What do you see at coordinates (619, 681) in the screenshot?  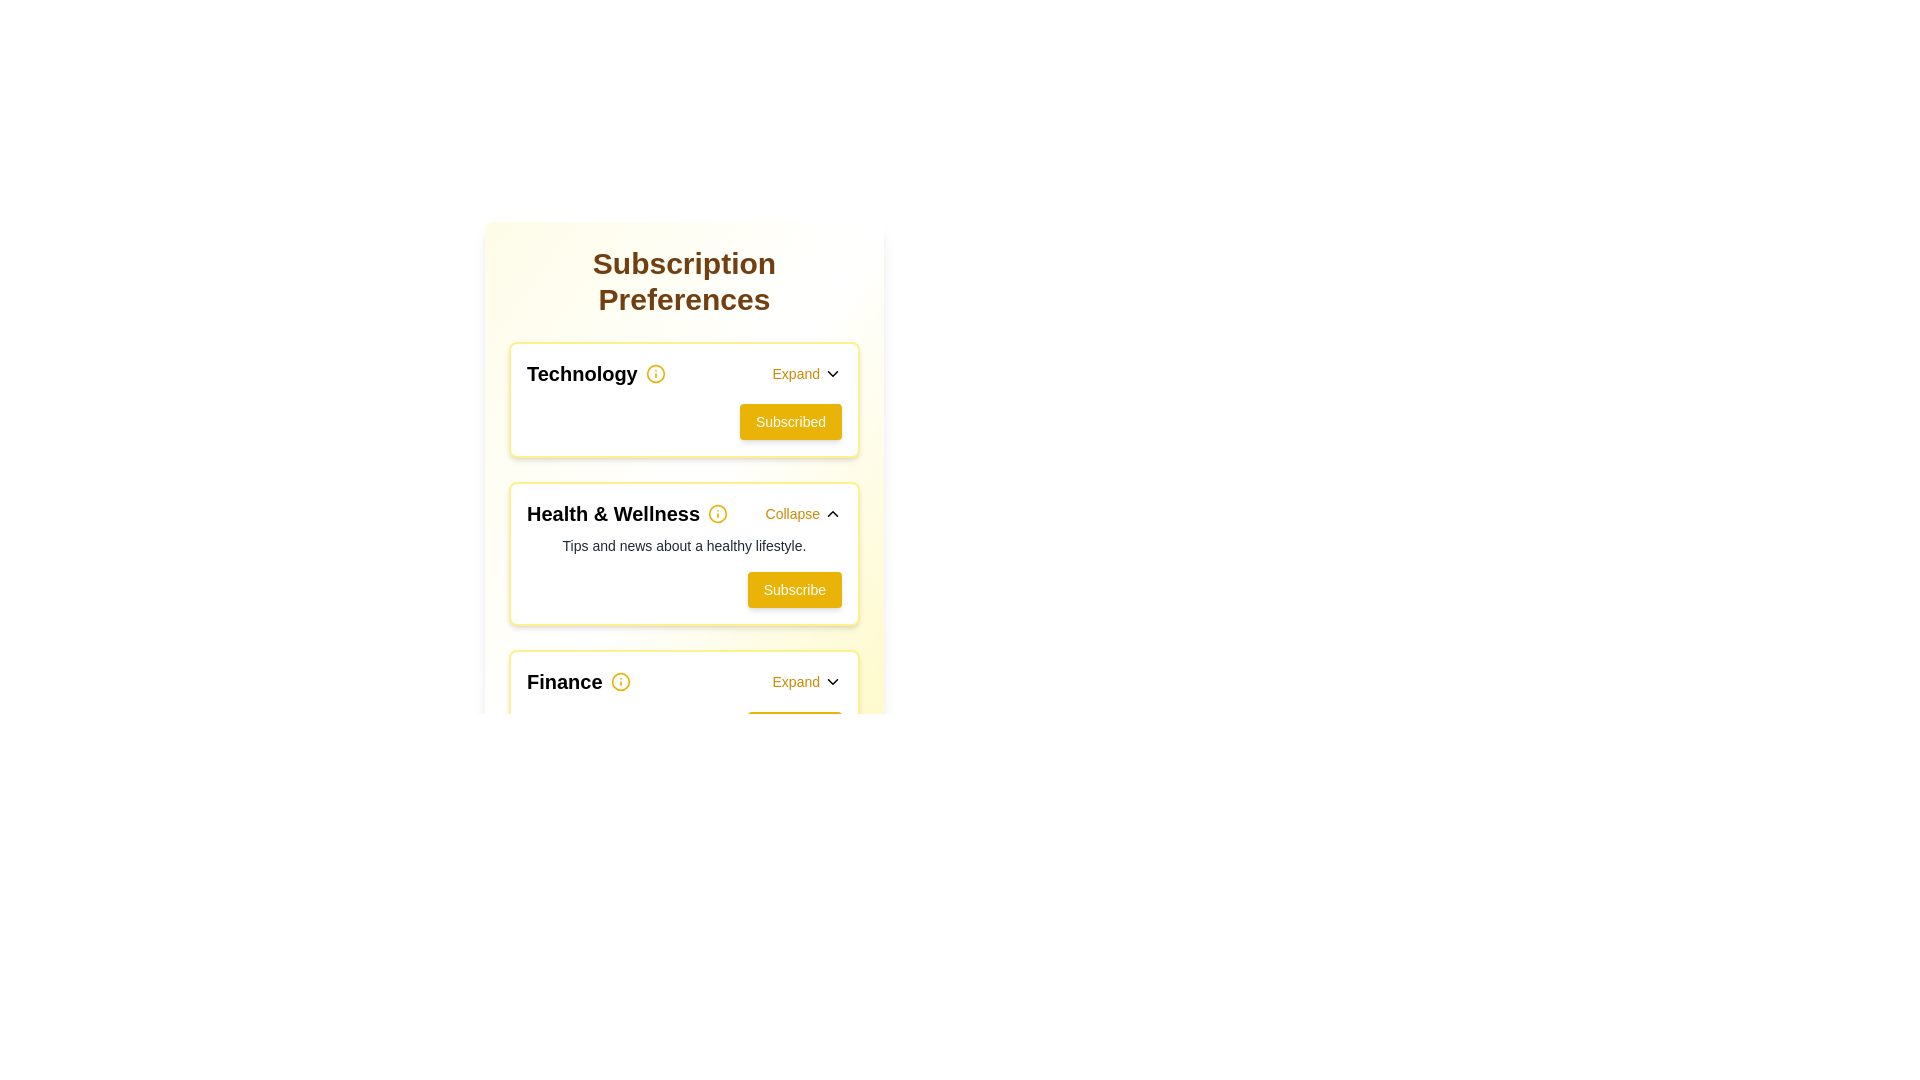 I see `the circular icon with a yellow outline and exclamation mark located to the right of the 'Finance' text in the subscription preferences section` at bounding box center [619, 681].